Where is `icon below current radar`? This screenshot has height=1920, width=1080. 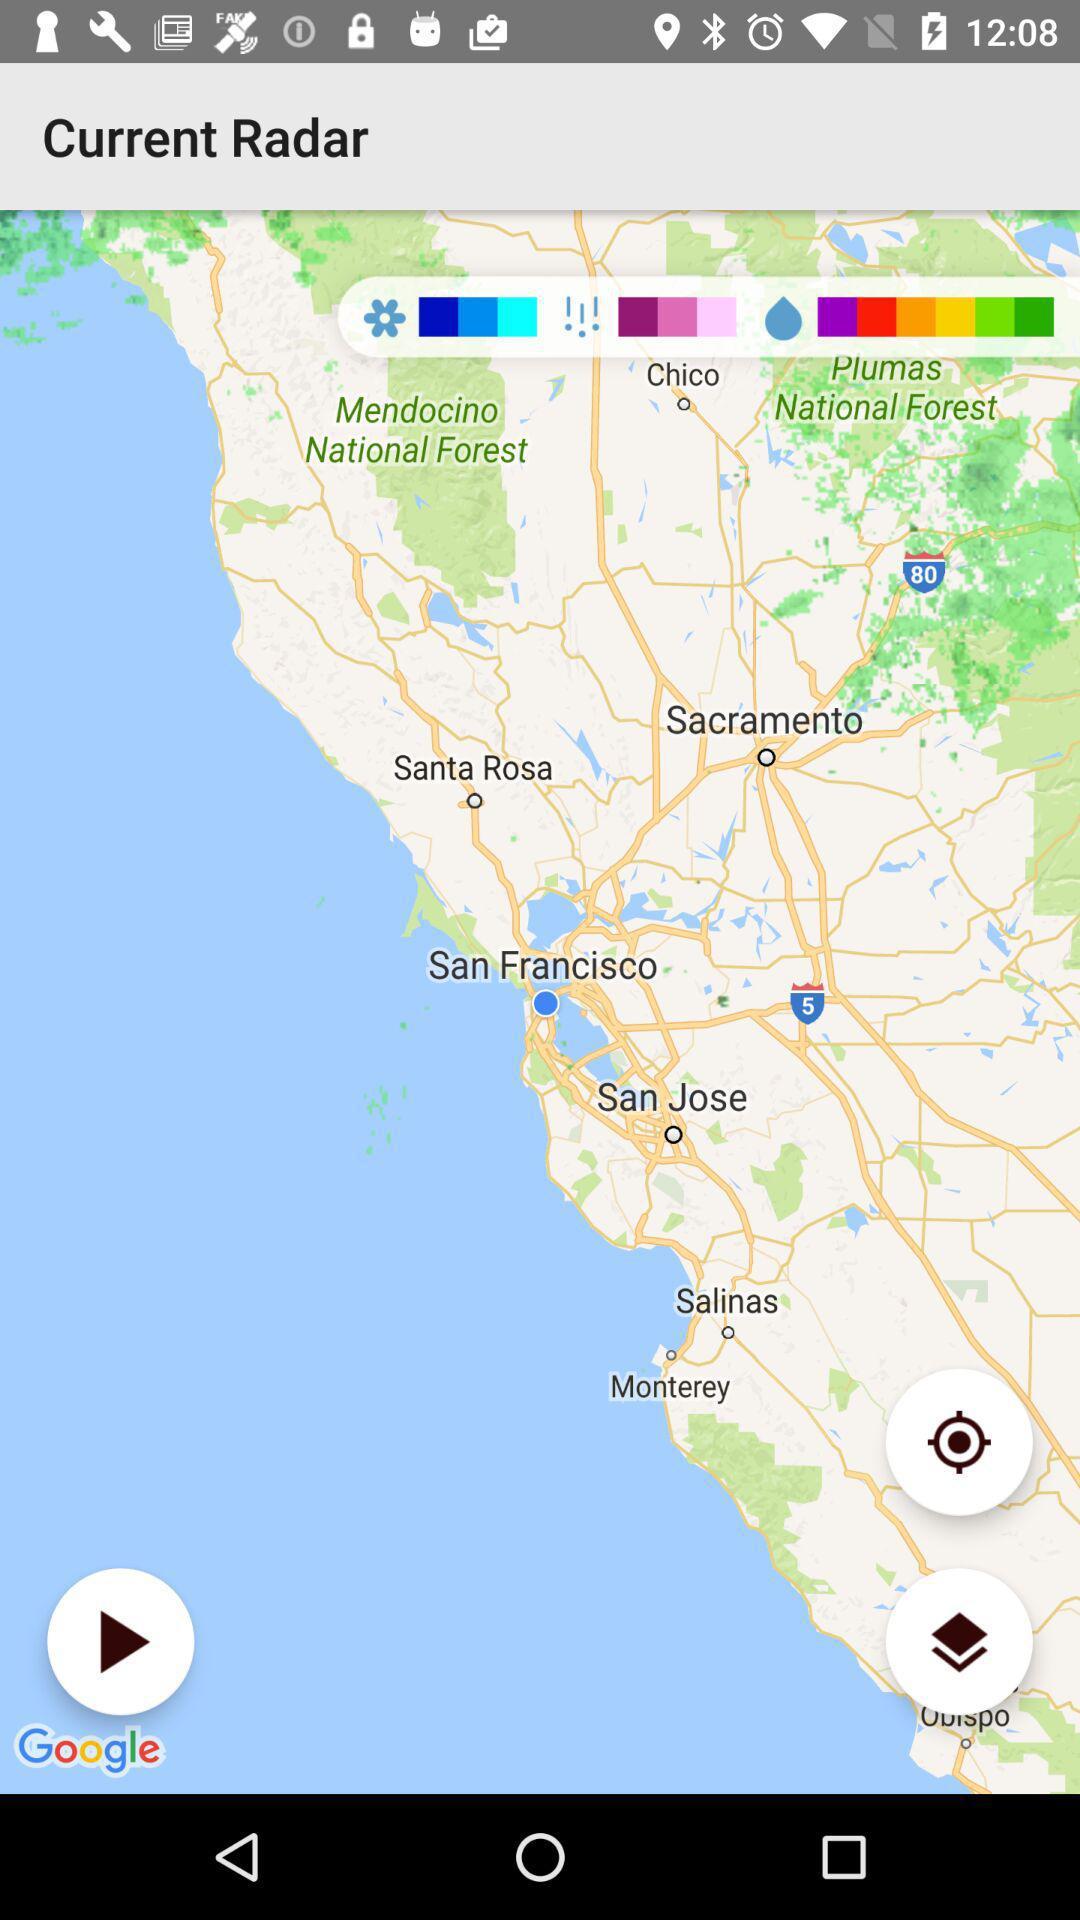 icon below current radar is located at coordinates (540, 1002).